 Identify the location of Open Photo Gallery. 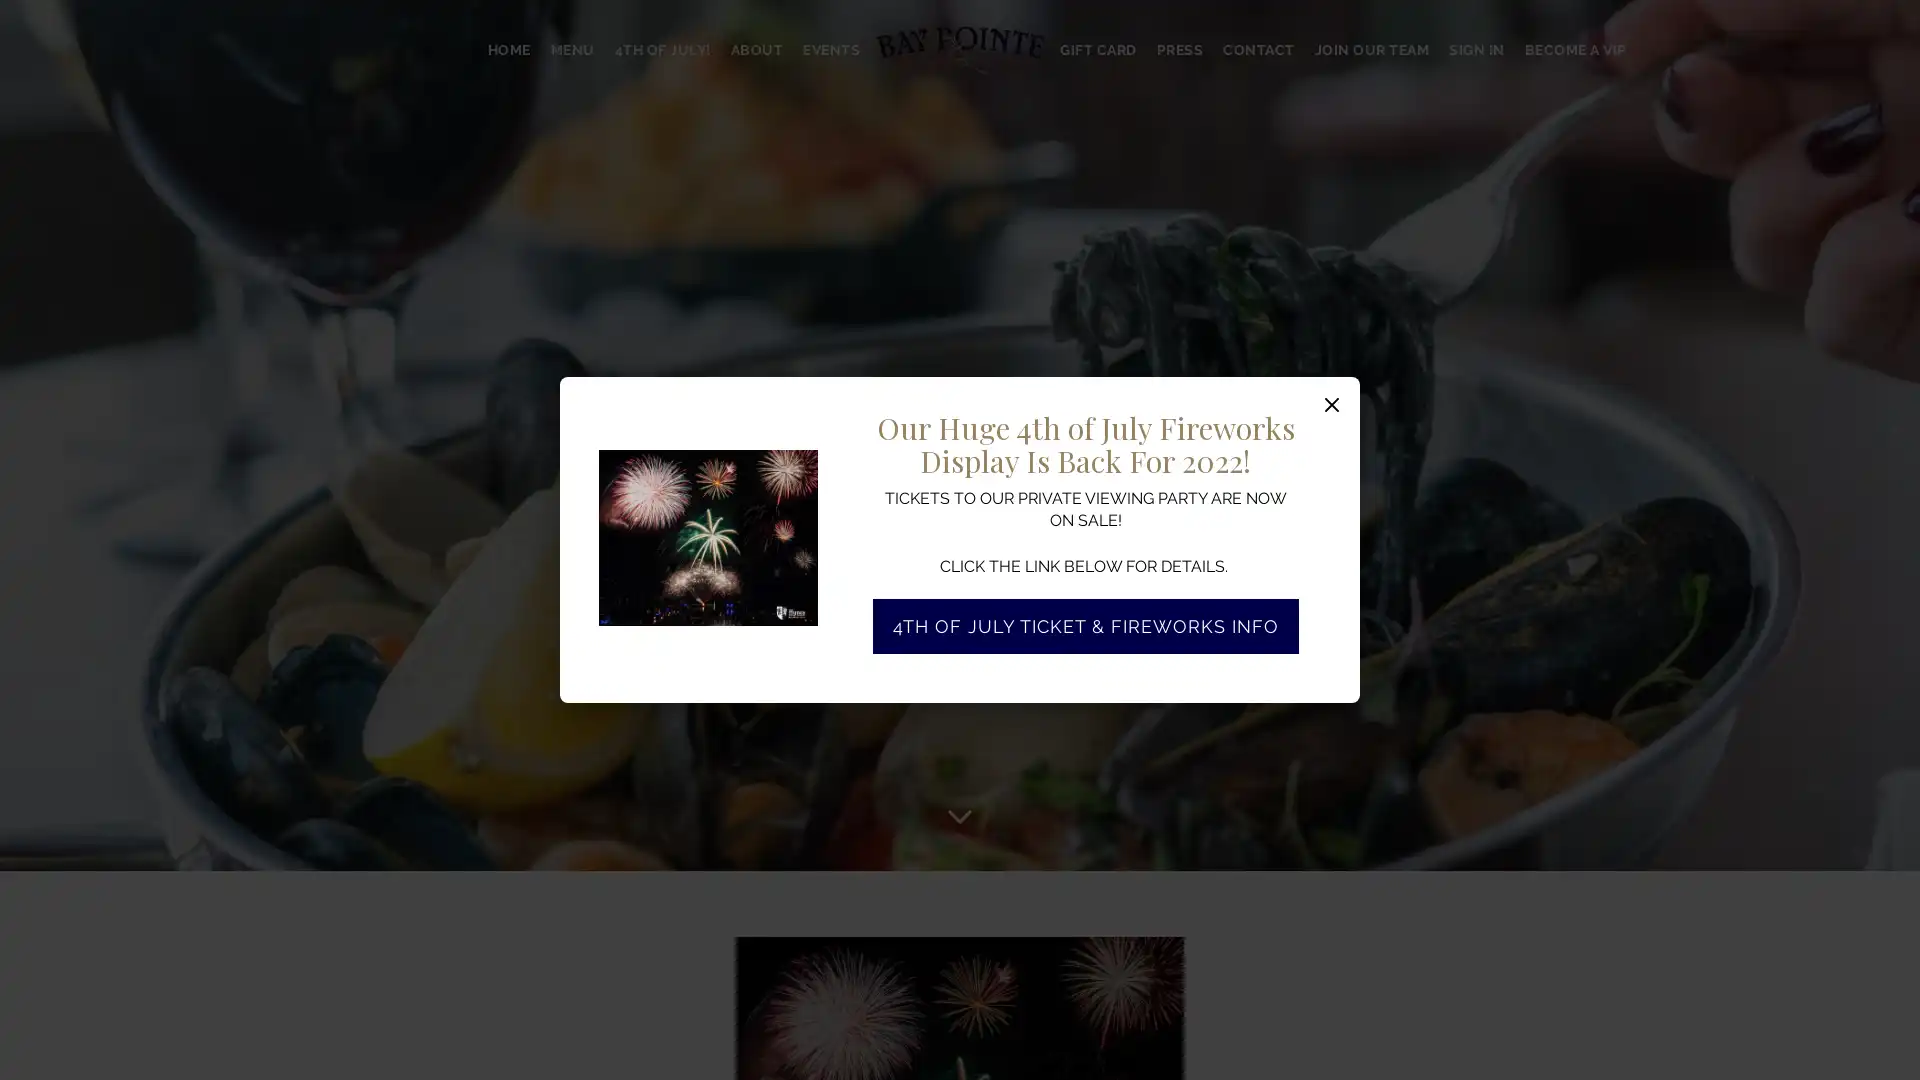
(794, 469).